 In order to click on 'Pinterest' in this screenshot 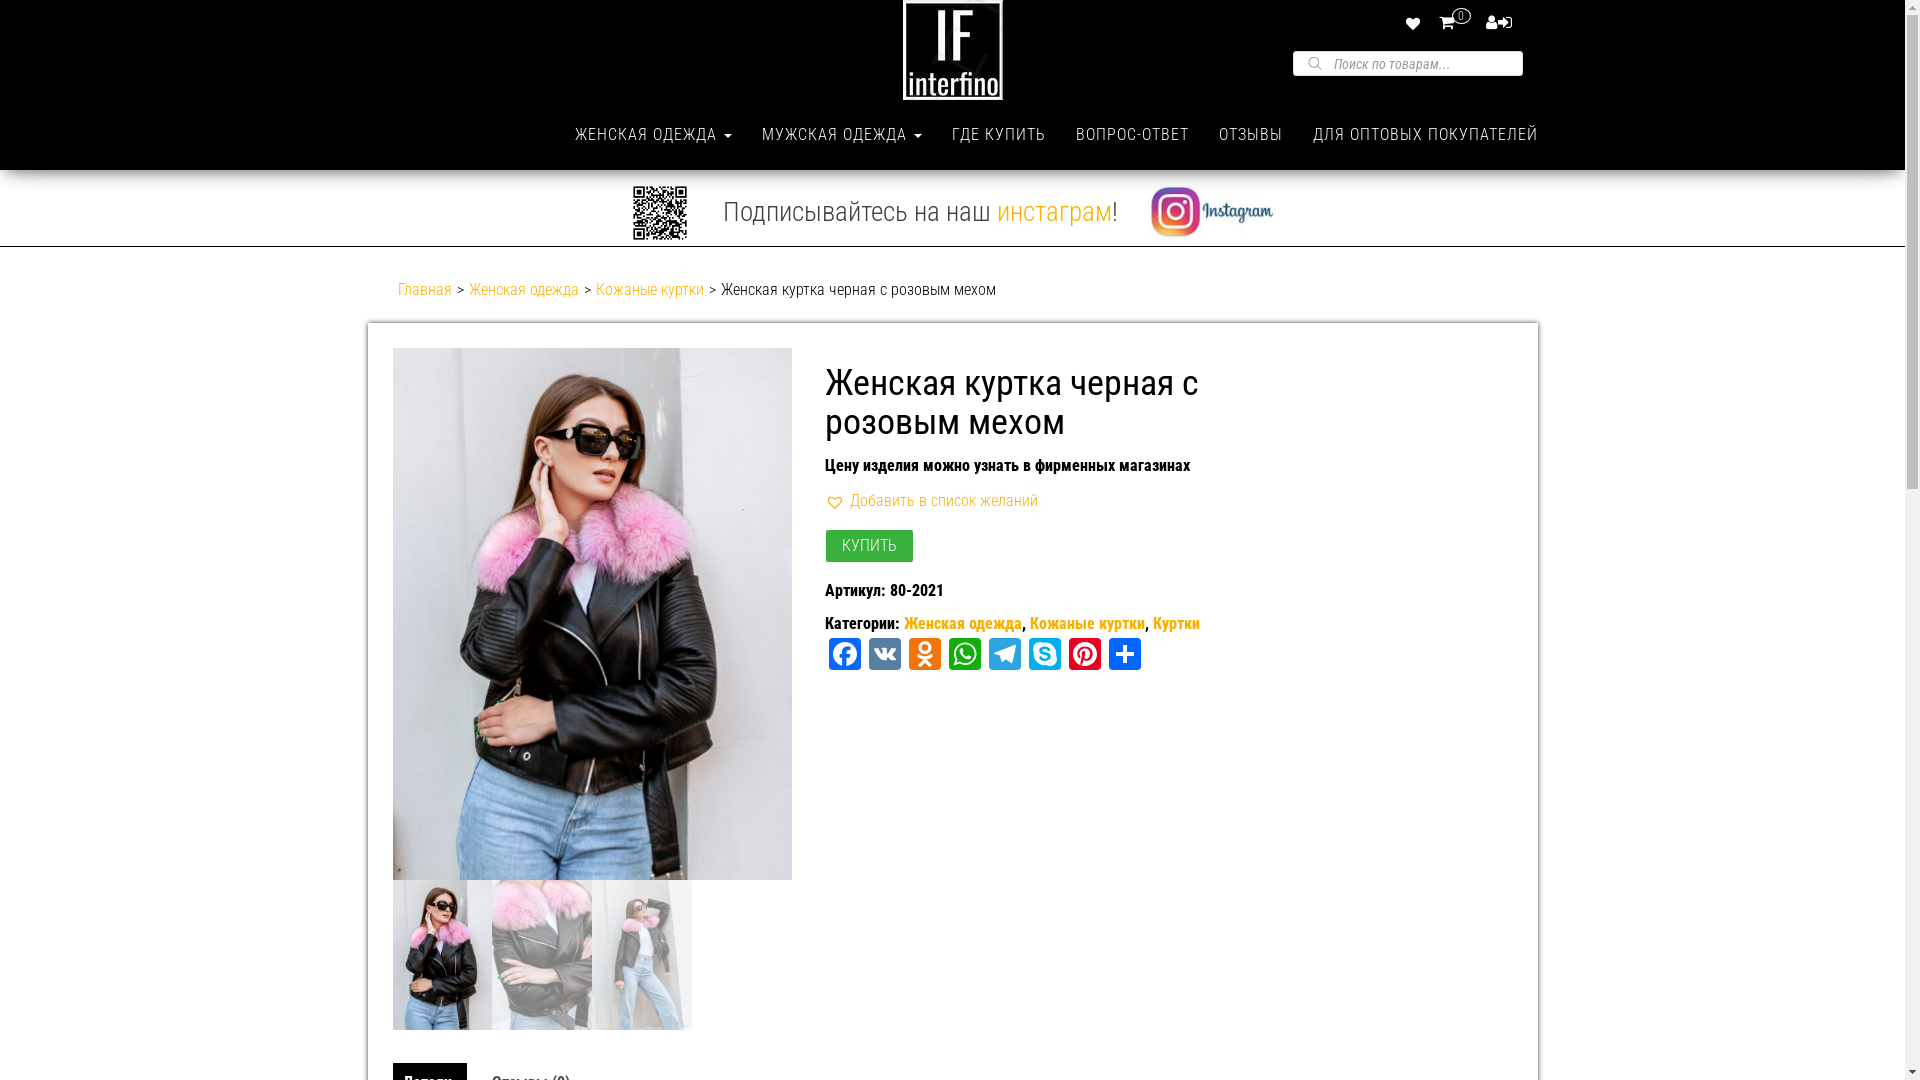, I will do `click(1083, 656)`.